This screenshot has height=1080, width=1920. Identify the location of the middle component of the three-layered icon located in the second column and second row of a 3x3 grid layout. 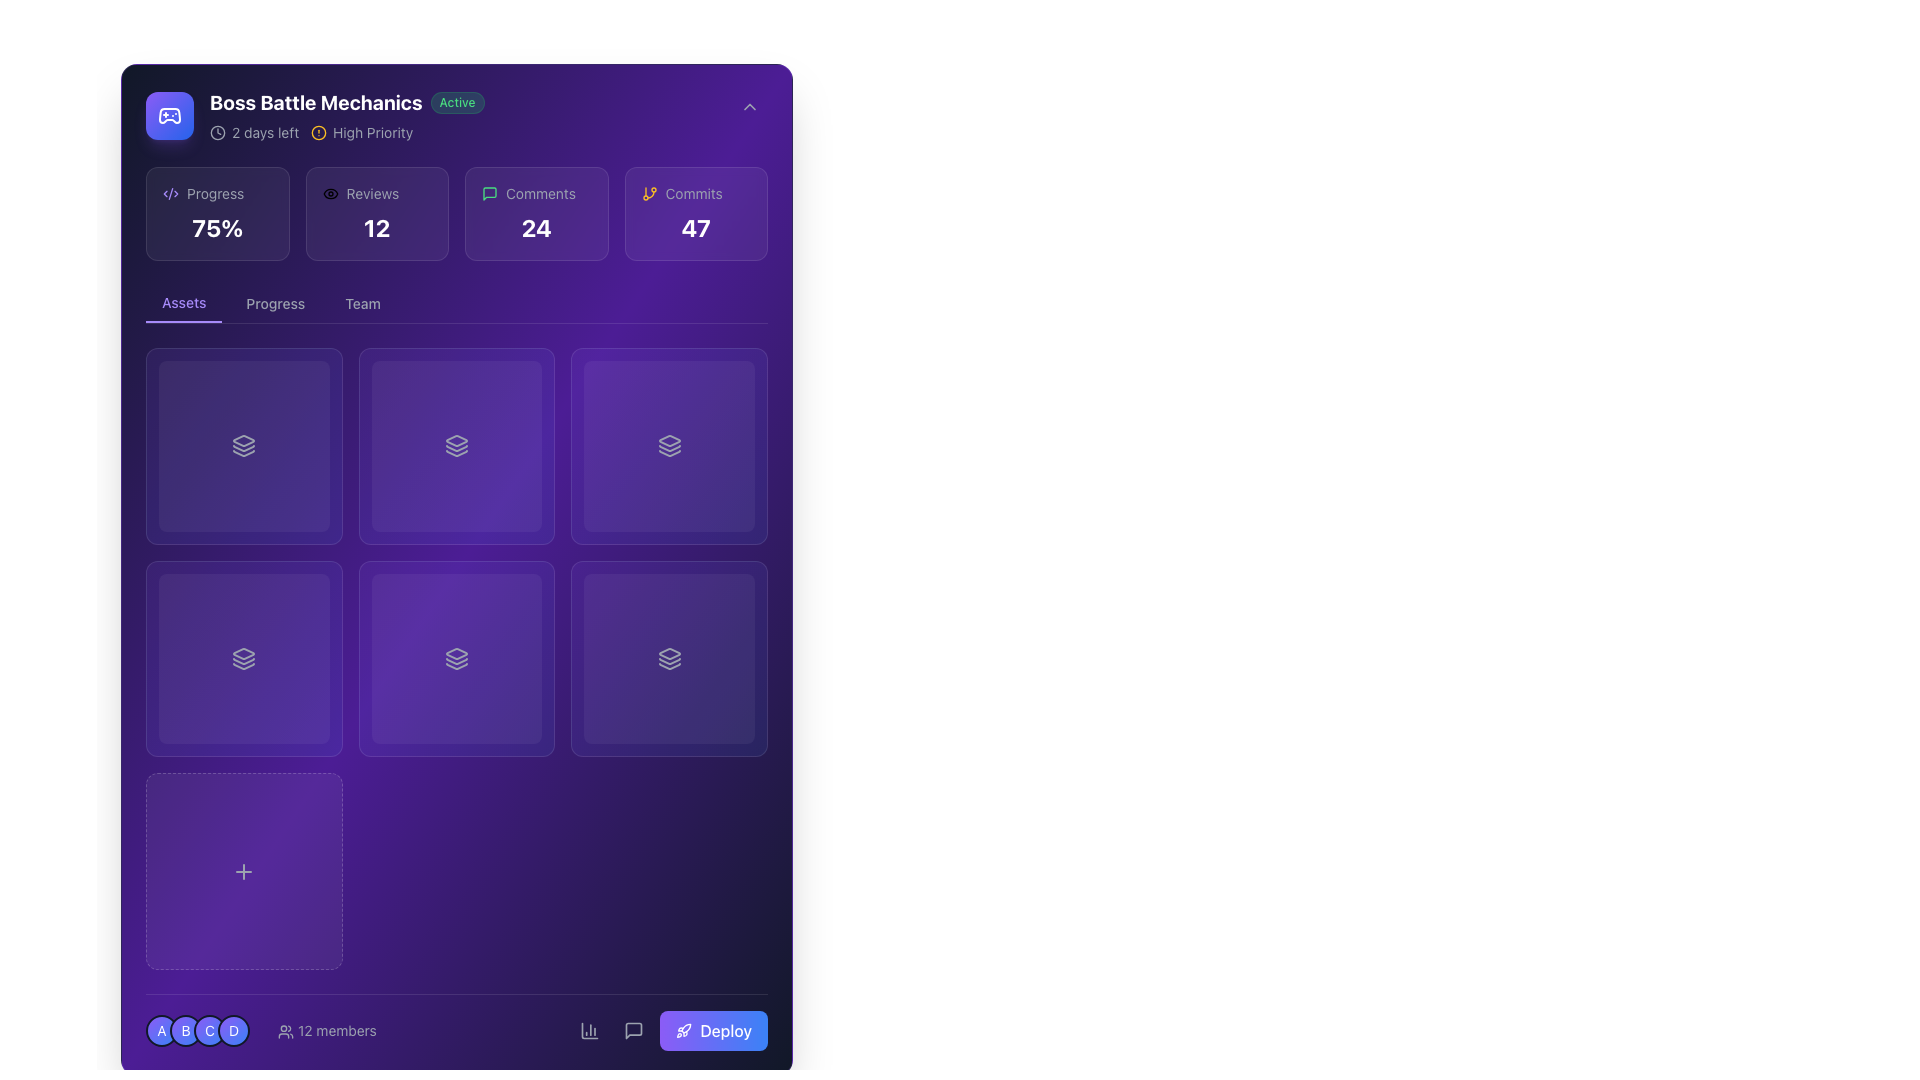
(455, 661).